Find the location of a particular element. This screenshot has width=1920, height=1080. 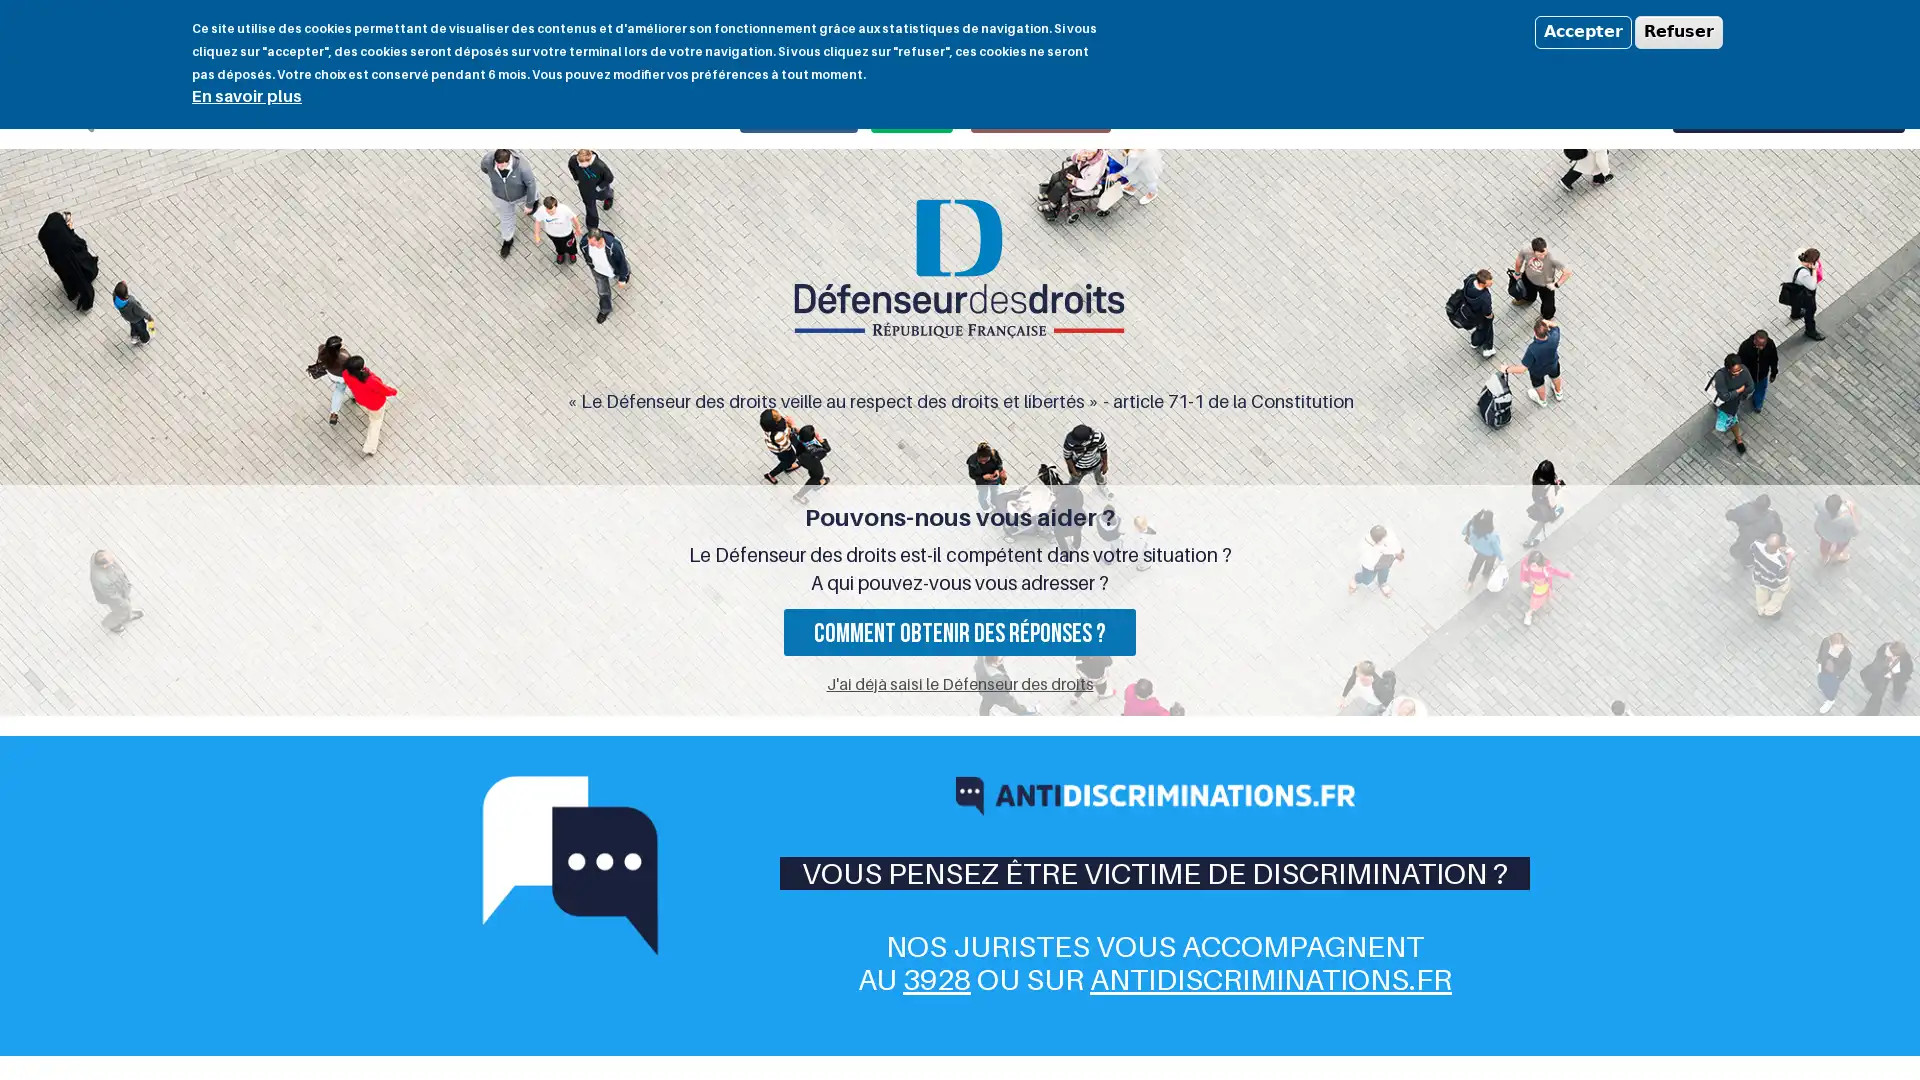

En savoir plus is located at coordinates (245, 95).